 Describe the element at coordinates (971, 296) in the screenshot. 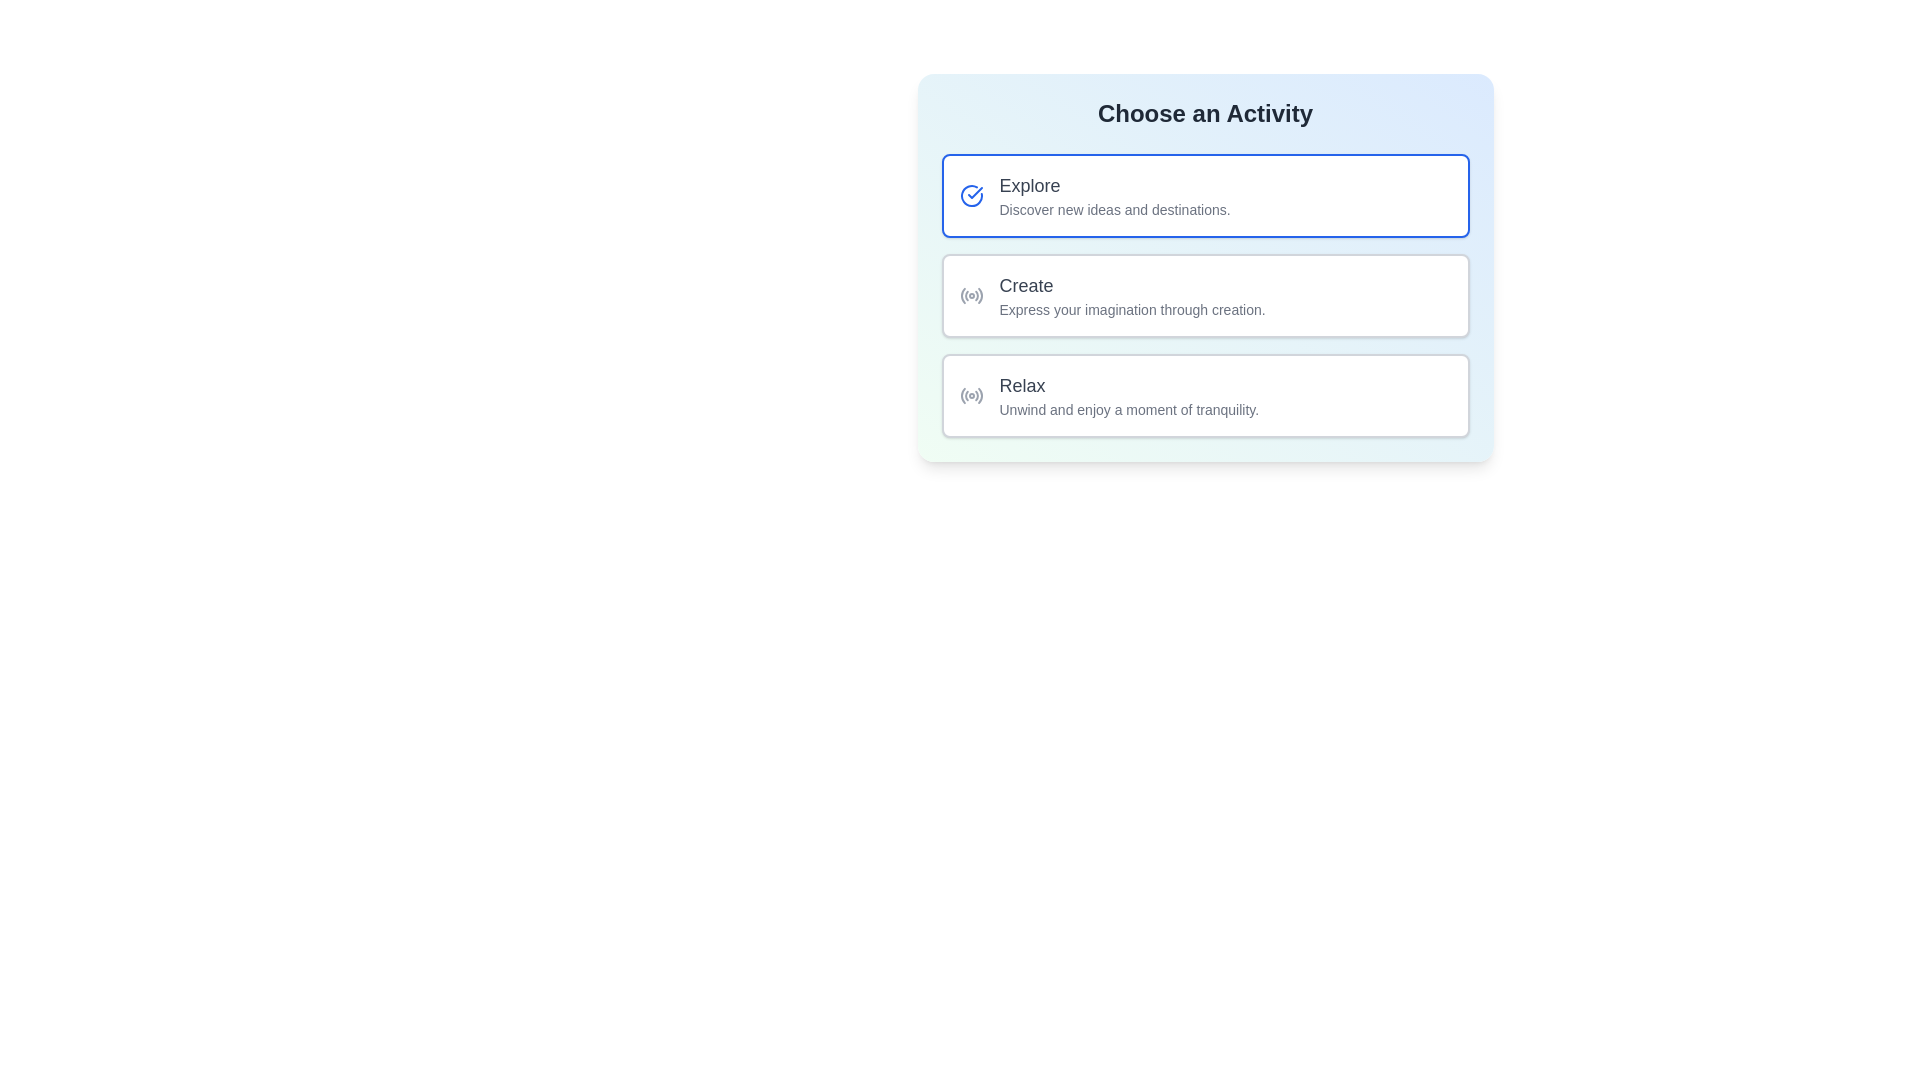

I see `the radio button symbol that indicates the 'Create' activity option in the activity selection menu` at that location.